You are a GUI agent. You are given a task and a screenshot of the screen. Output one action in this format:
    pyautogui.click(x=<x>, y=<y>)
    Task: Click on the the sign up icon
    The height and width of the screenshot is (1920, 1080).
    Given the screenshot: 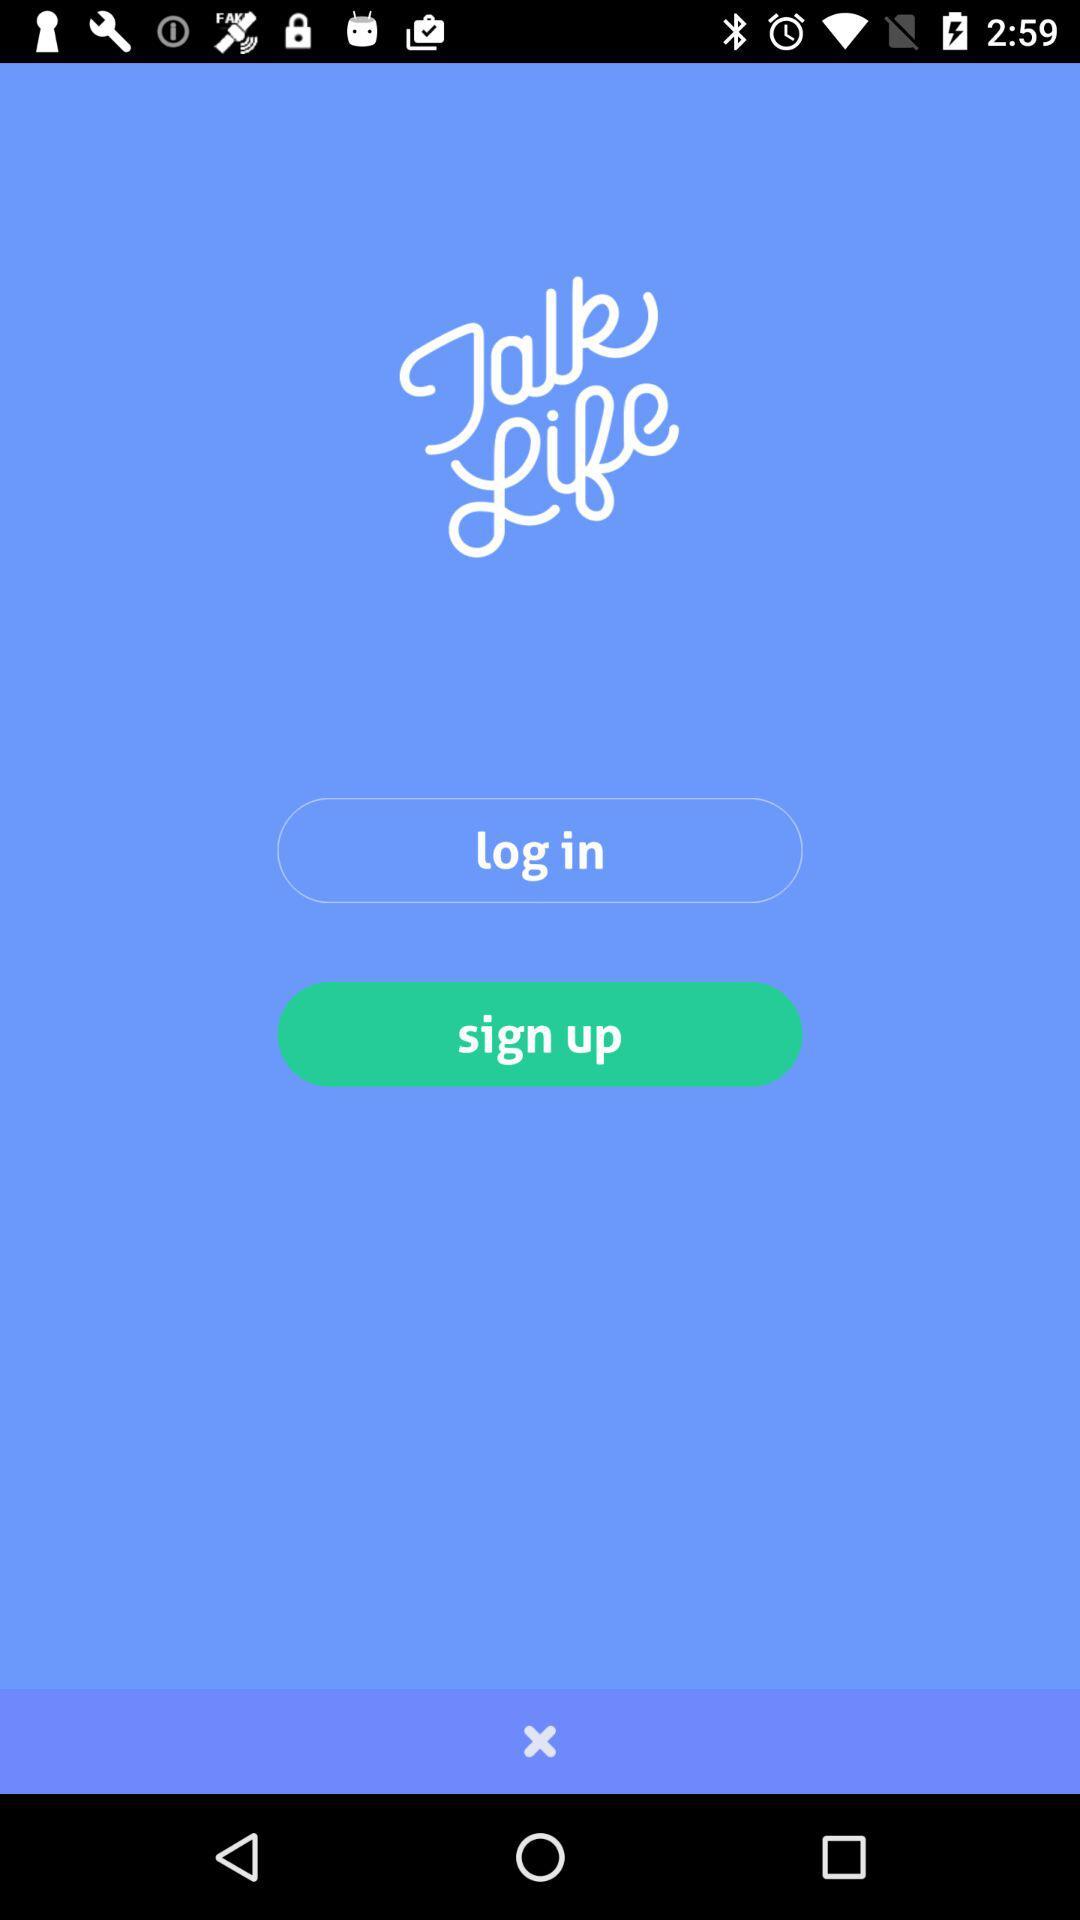 What is the action you would take?
    pyautogui.click(x=540, y=1034)
    